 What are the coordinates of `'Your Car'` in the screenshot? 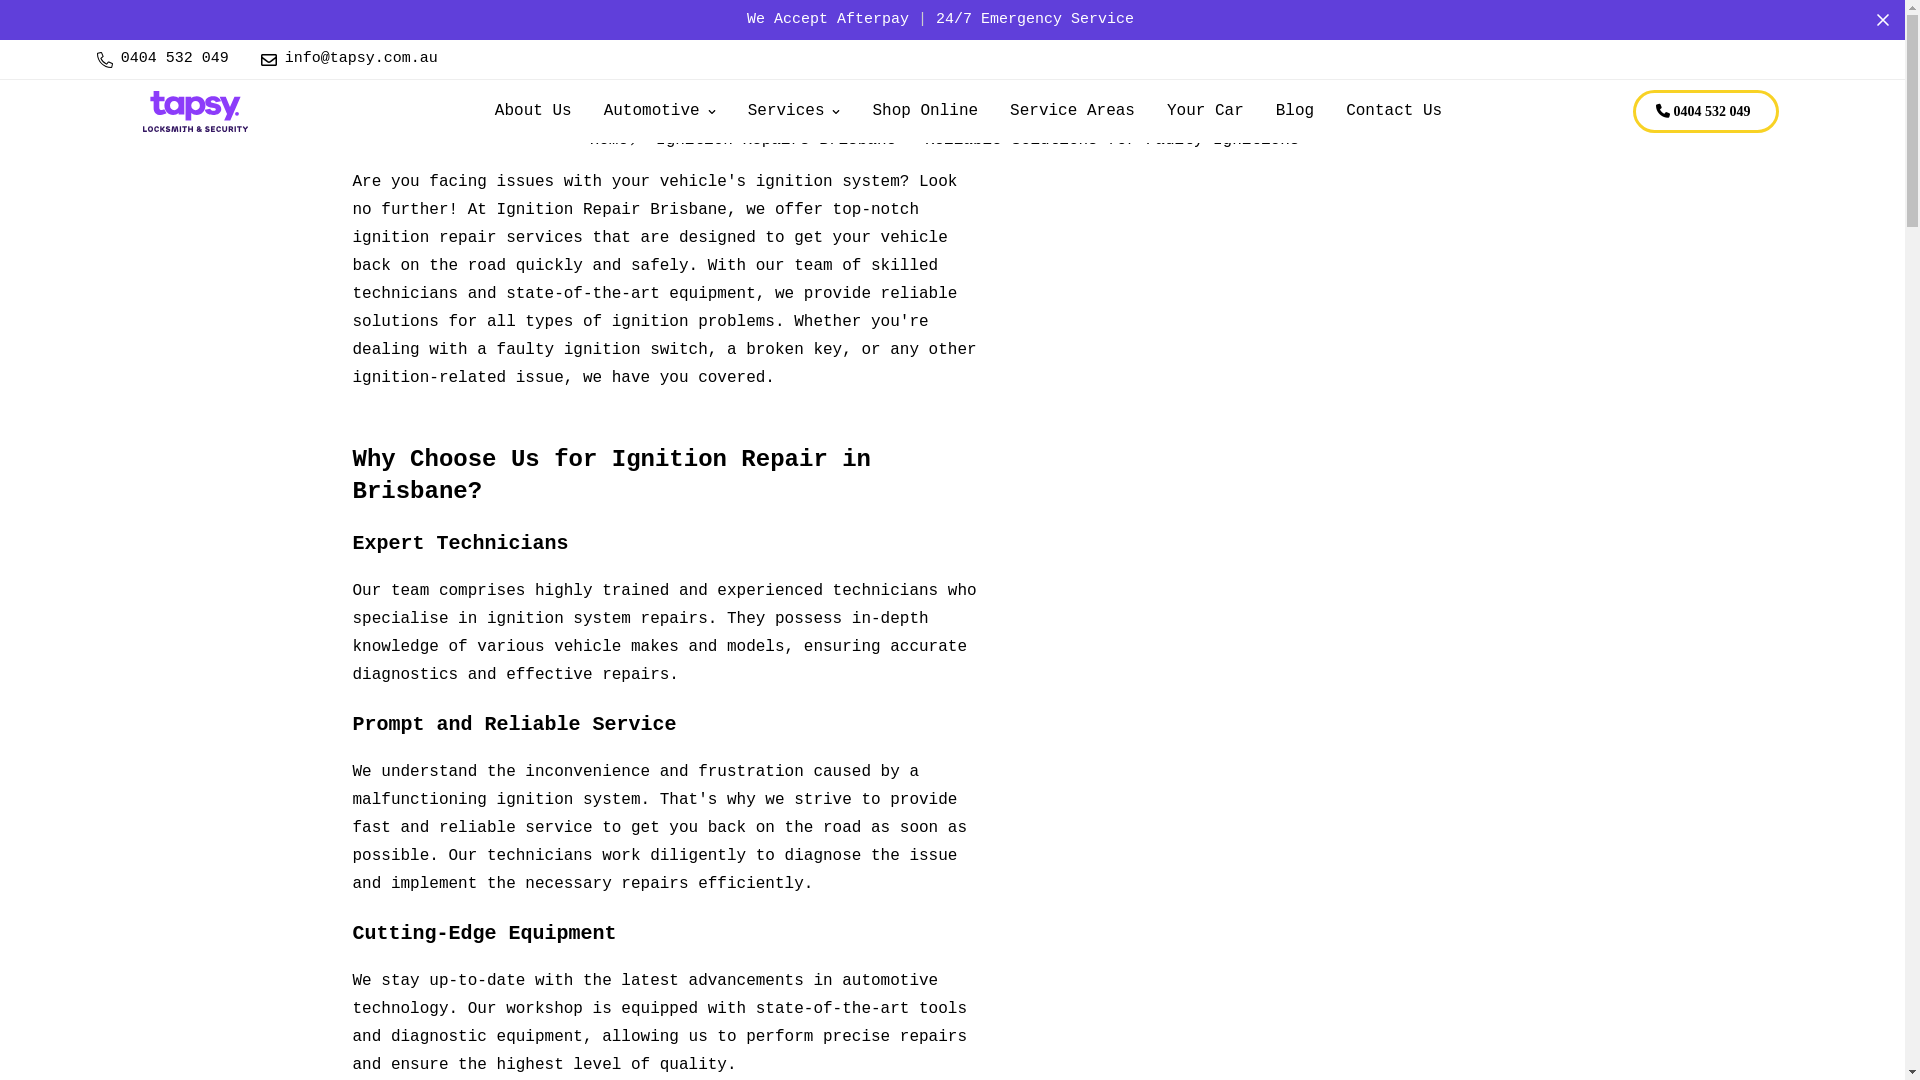 It's located at (1204, 111).